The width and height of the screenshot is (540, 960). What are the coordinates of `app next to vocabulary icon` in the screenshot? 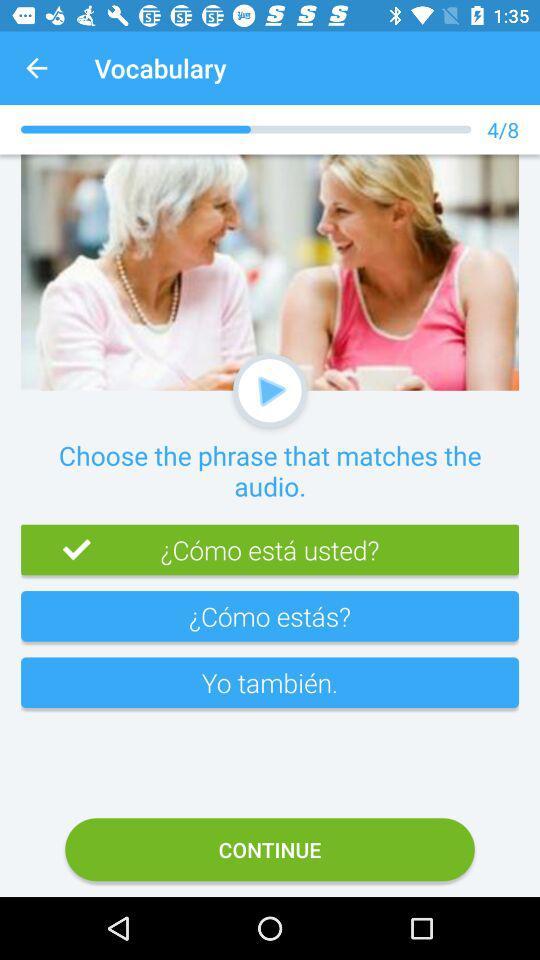 It's located at (36, 68).